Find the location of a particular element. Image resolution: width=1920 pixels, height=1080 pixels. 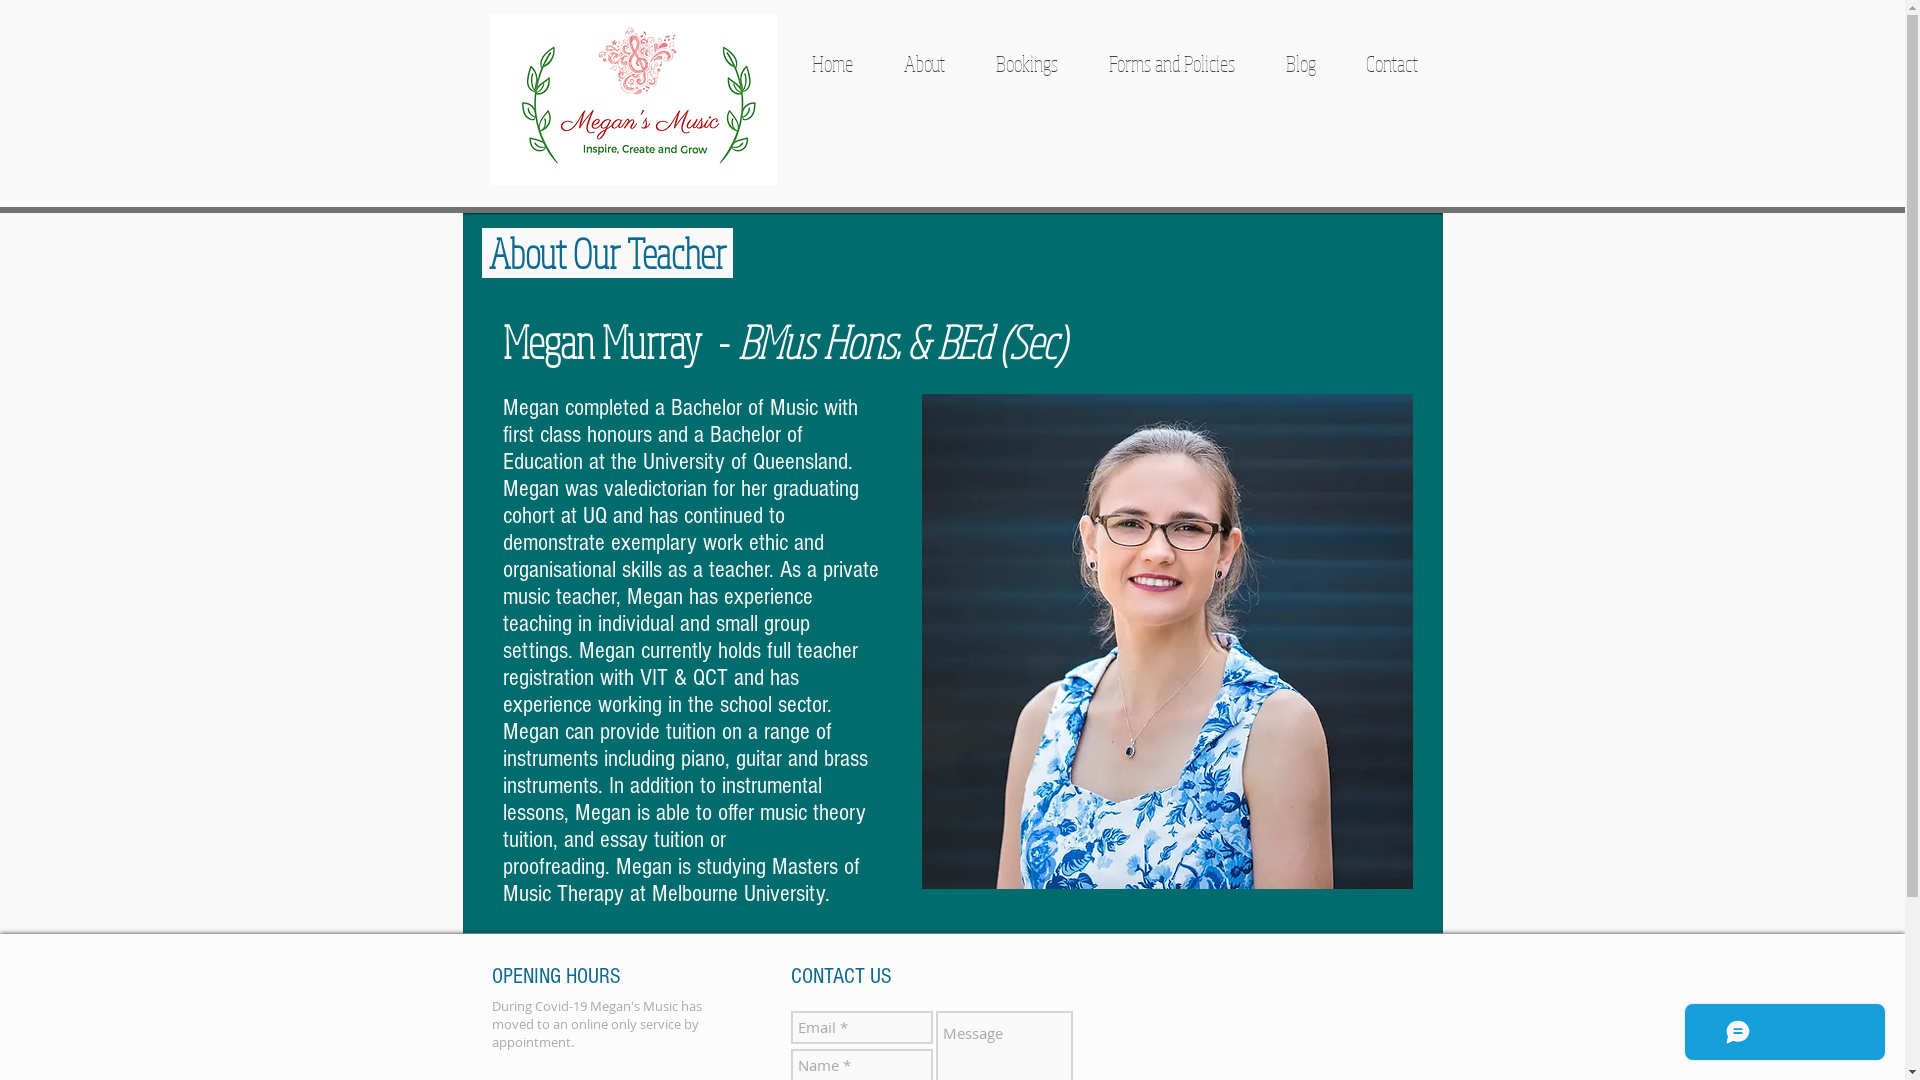

'Home' is located at coordinates (831, 61).